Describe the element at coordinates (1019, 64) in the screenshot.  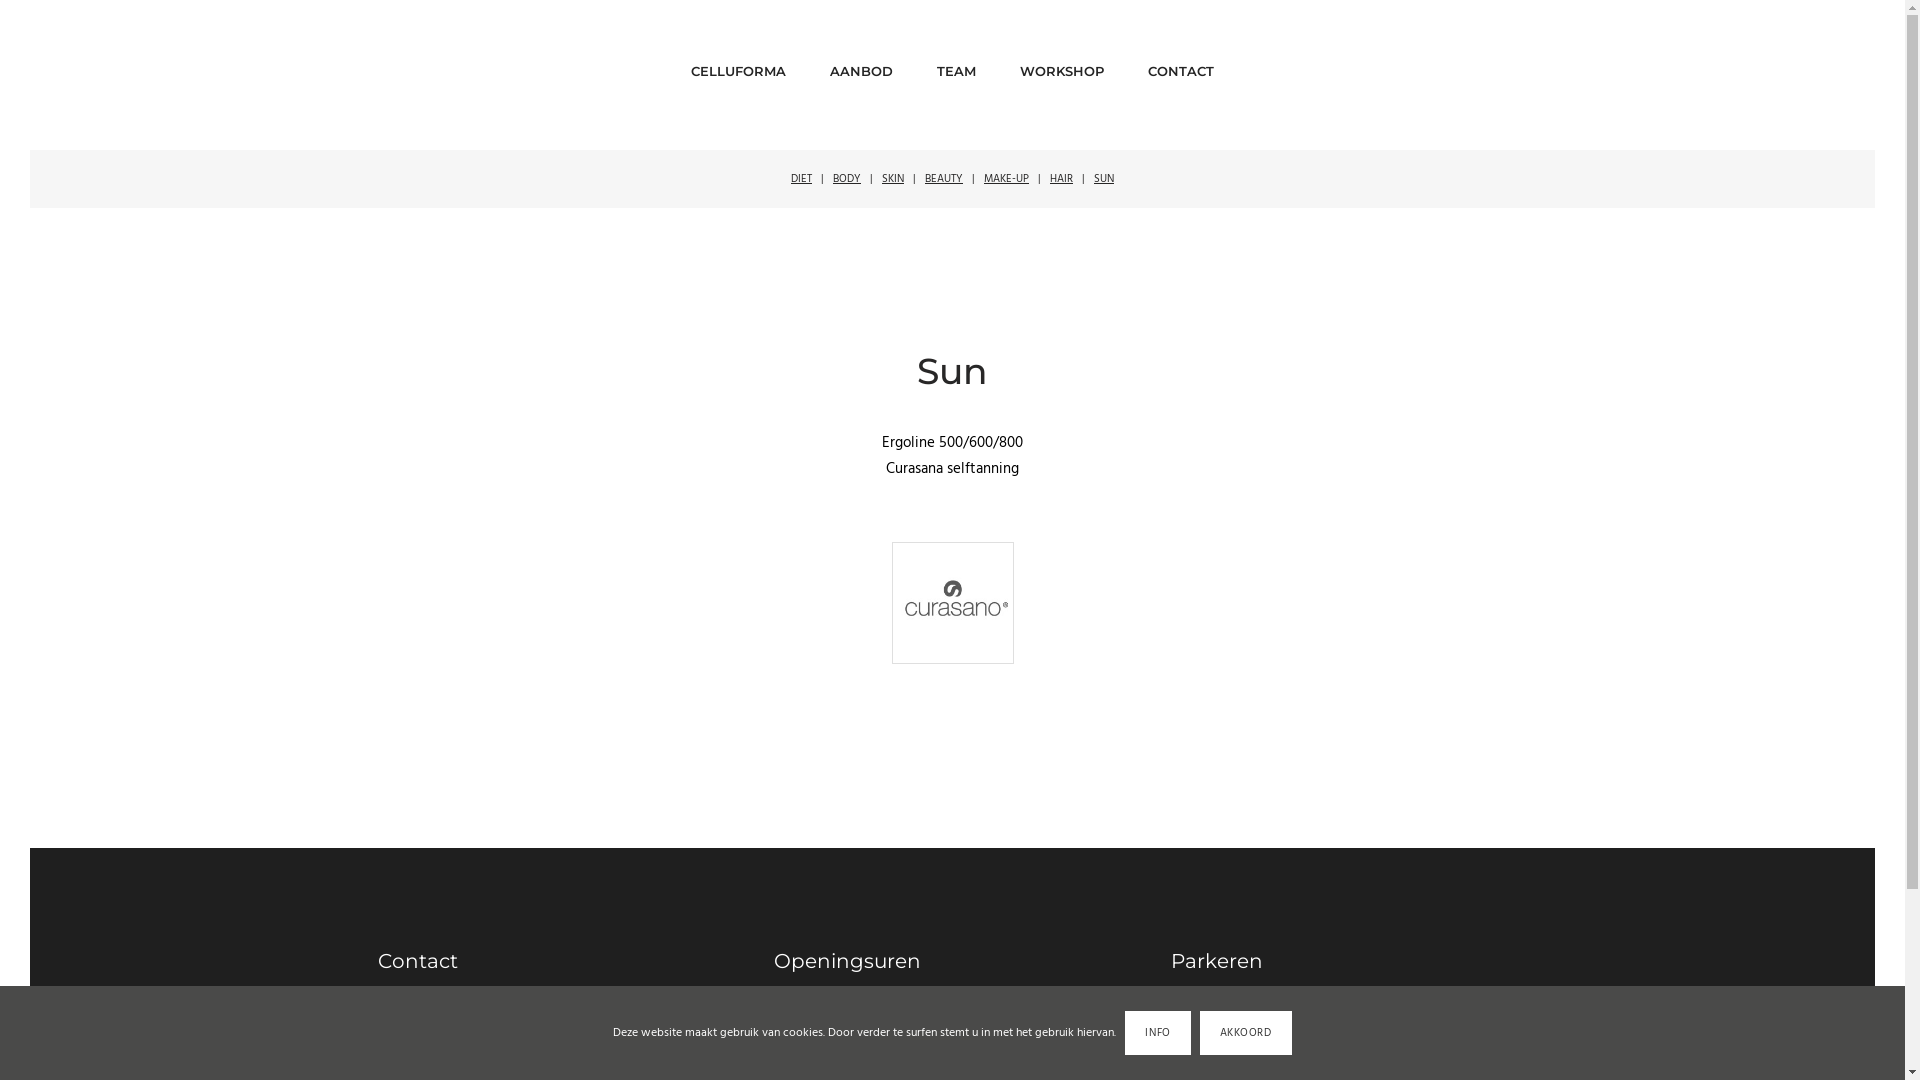
I see `'WORKSHOP'` at that location.